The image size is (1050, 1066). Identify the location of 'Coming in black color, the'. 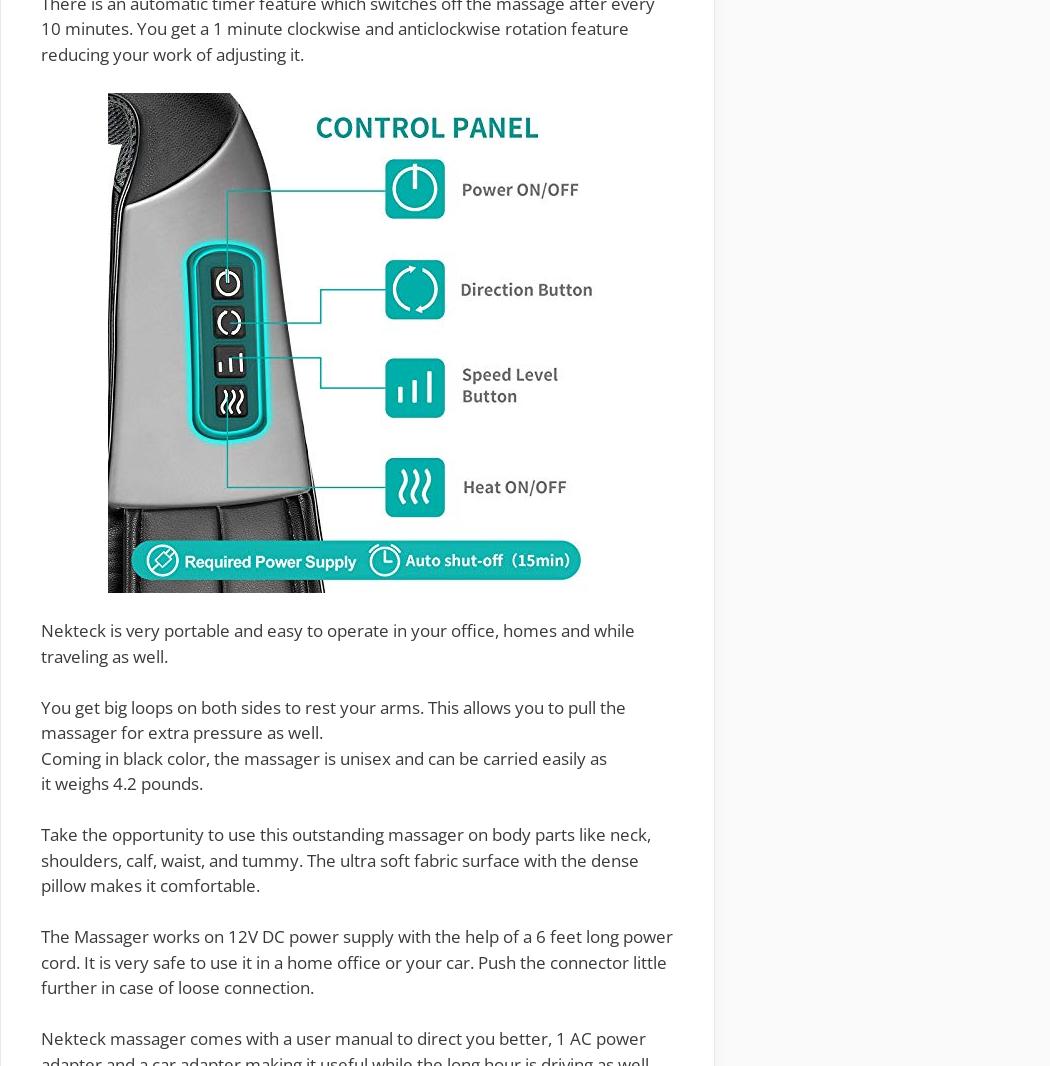
(39, 756).